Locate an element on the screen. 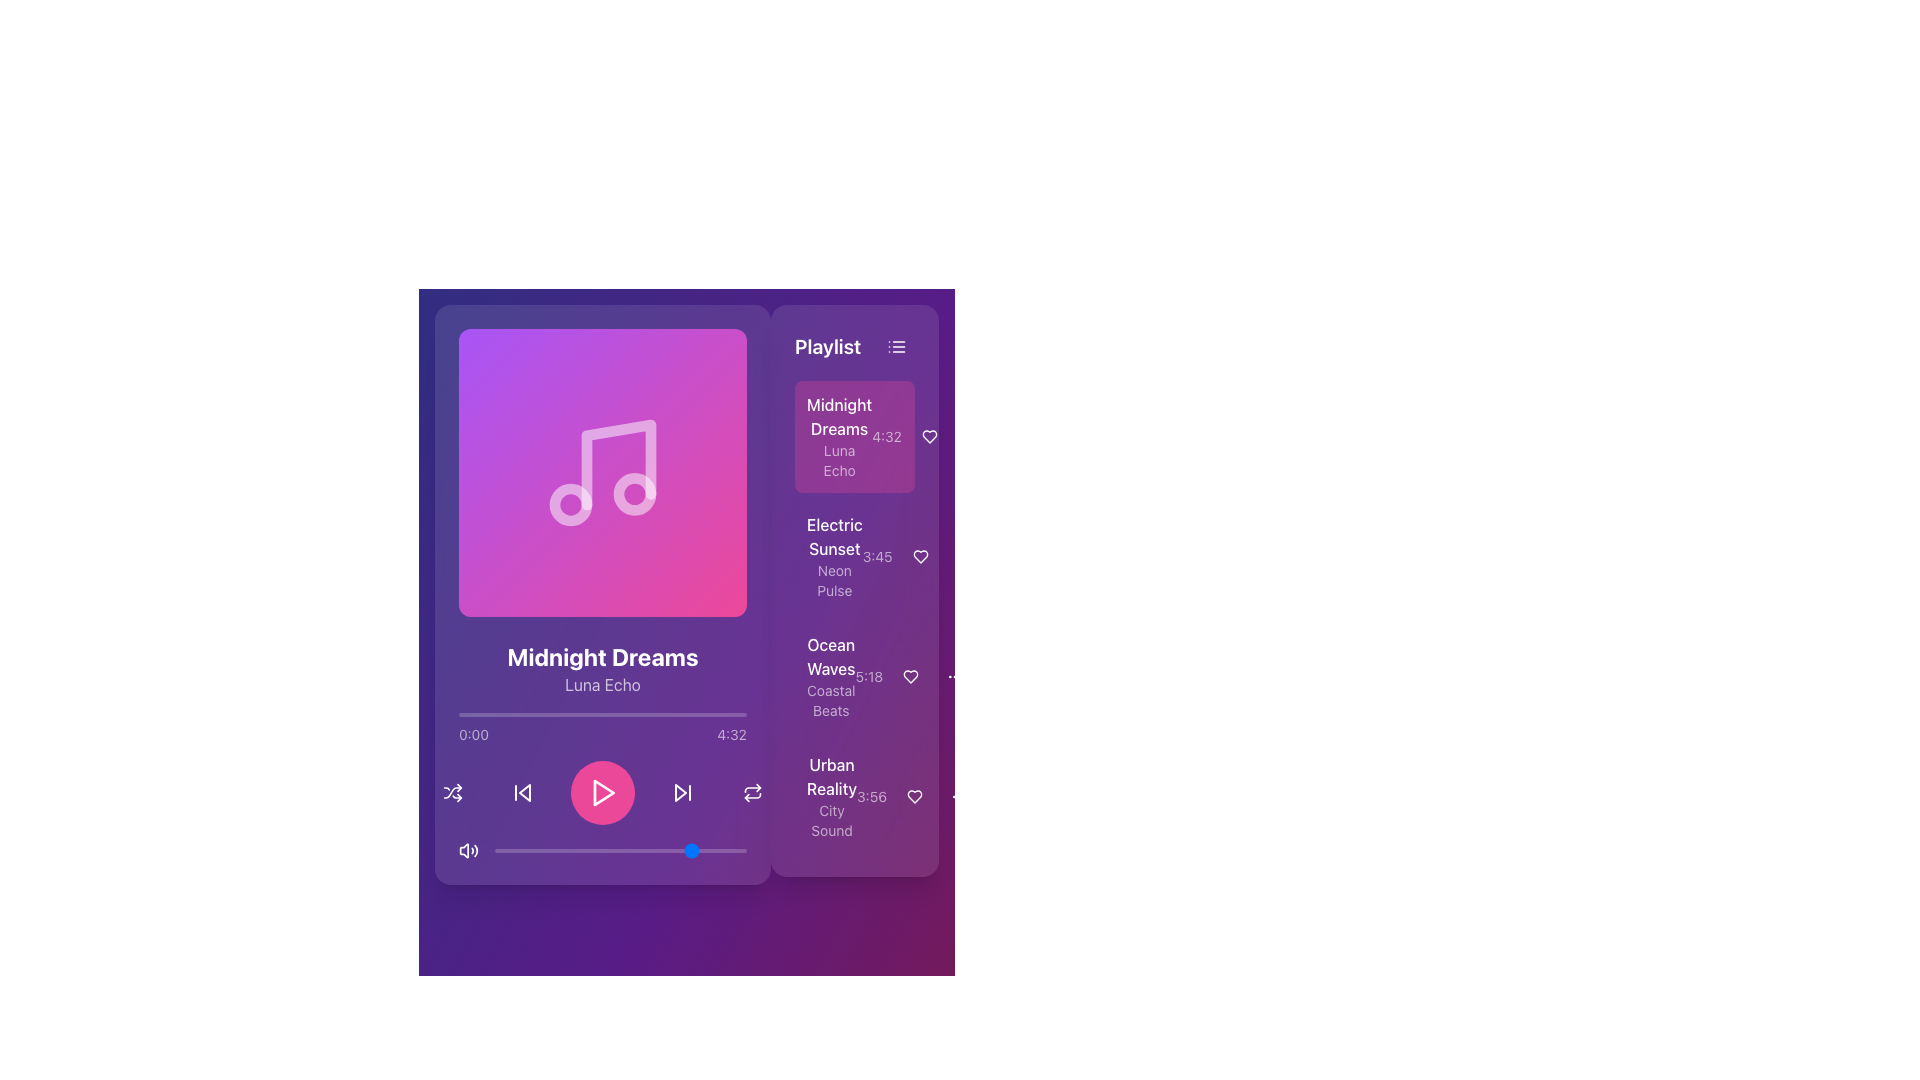 The height and width of the screenshot is (1080, 1920). playback position is located at coordinates (692, 713).